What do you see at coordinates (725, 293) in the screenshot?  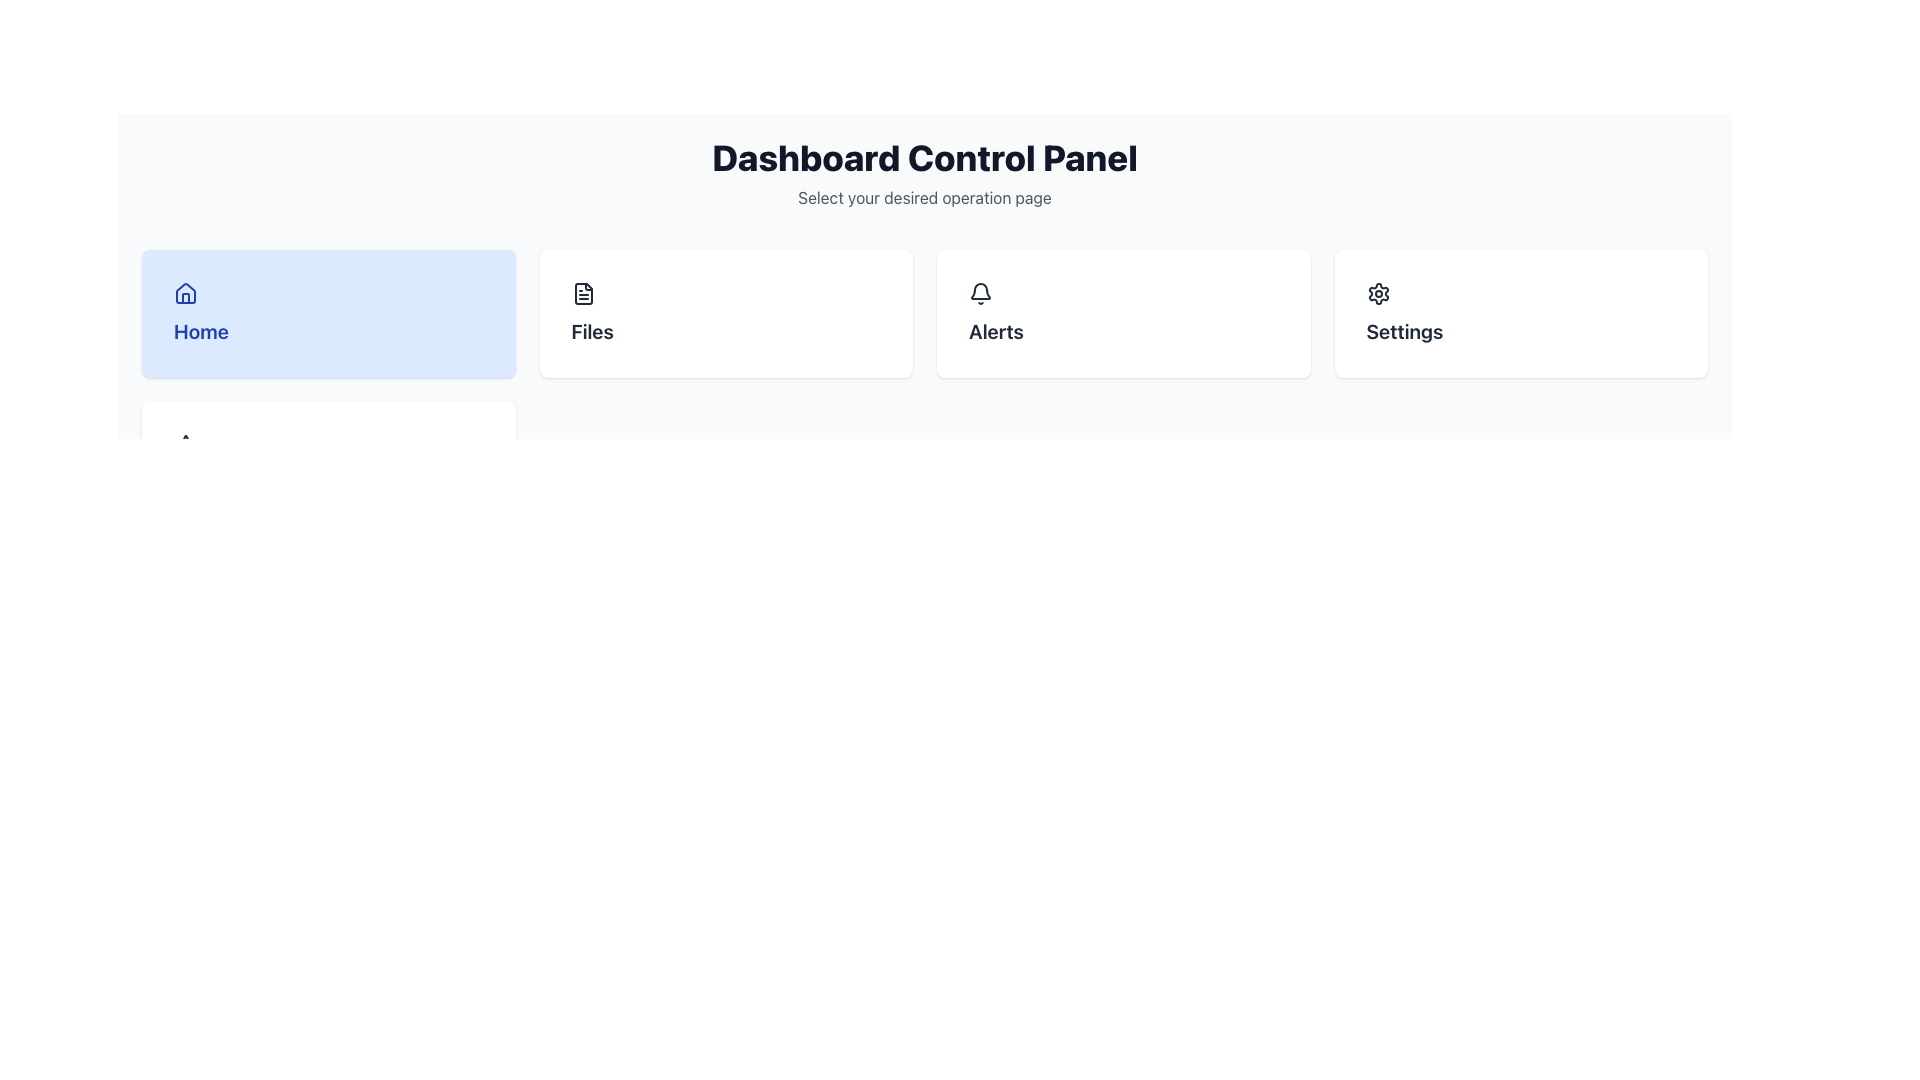 I see `the icon representing files located in the top section of the 'Files' card, which is the second card in the row of interactive panels under the 'Dashboard Control Panel'` at bounding box center [725, 293].